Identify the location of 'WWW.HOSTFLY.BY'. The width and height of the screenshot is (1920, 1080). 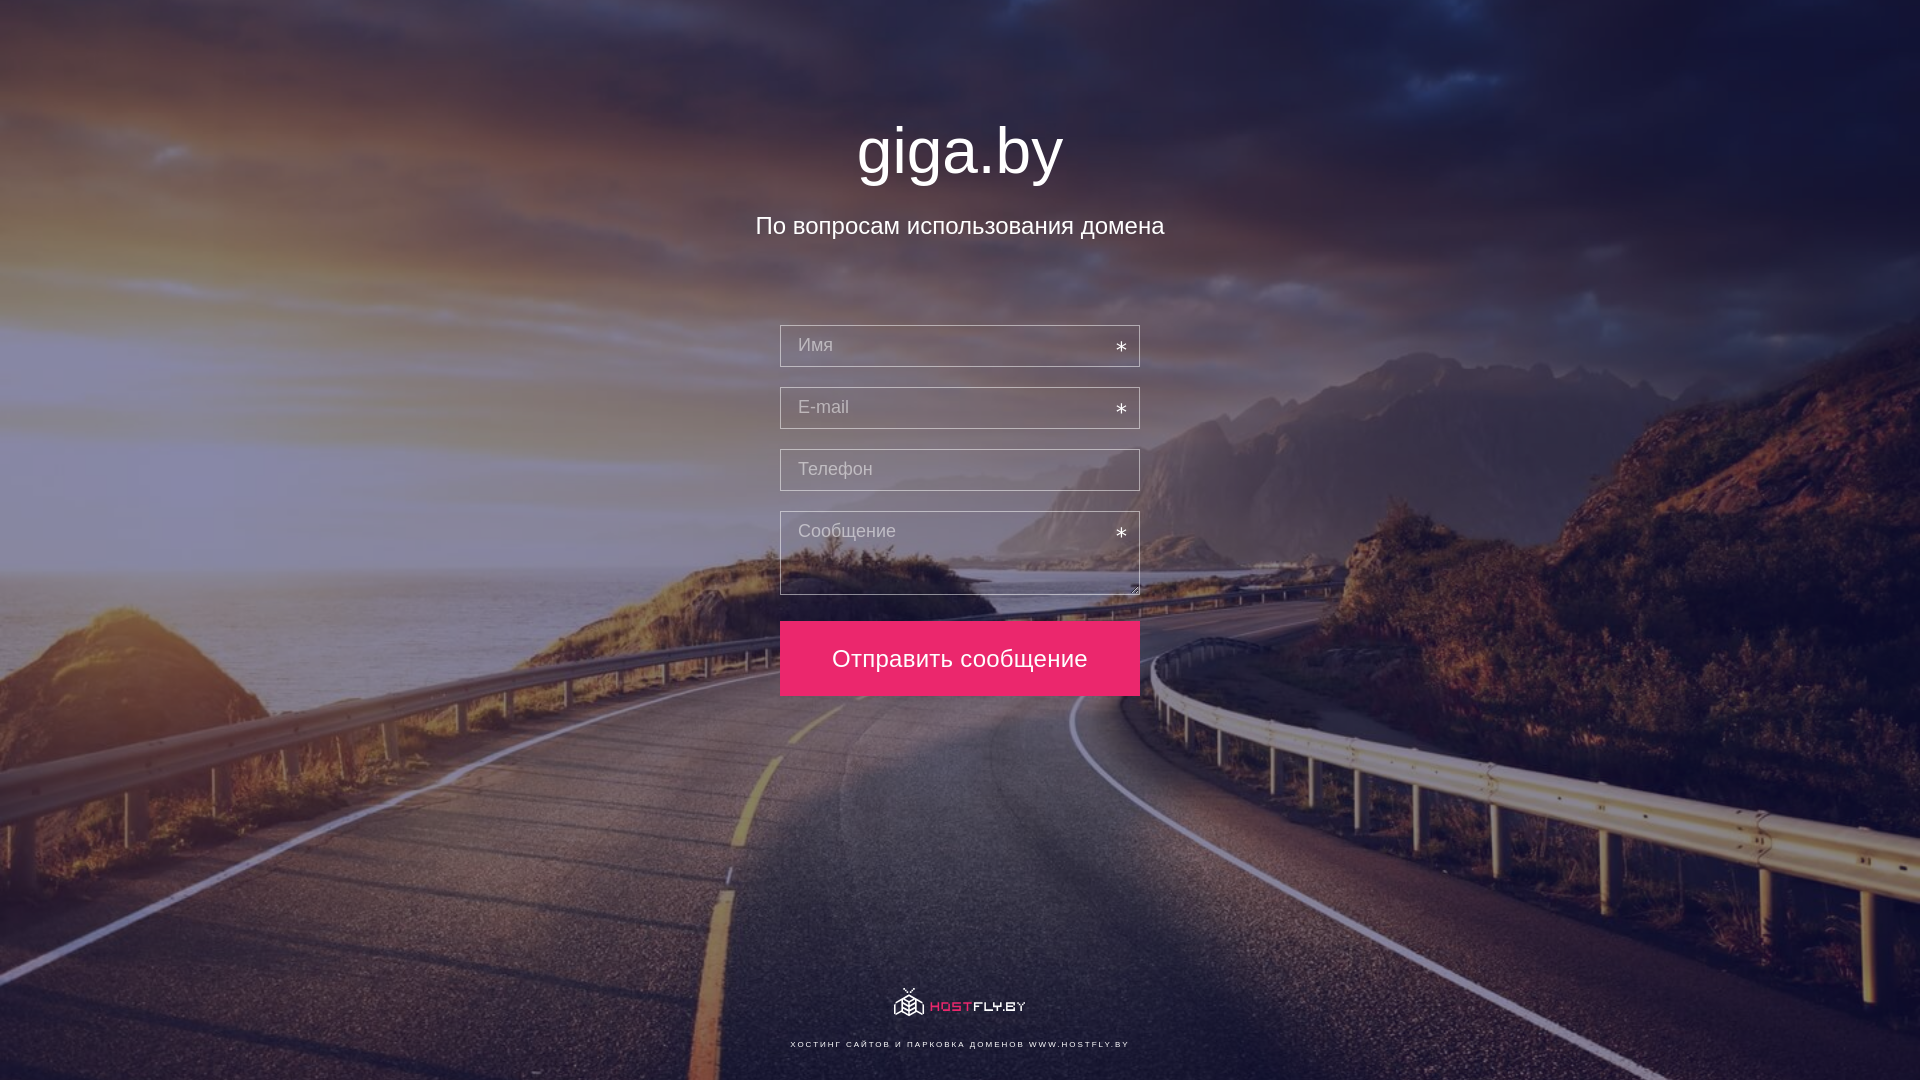
(1078, 1043).